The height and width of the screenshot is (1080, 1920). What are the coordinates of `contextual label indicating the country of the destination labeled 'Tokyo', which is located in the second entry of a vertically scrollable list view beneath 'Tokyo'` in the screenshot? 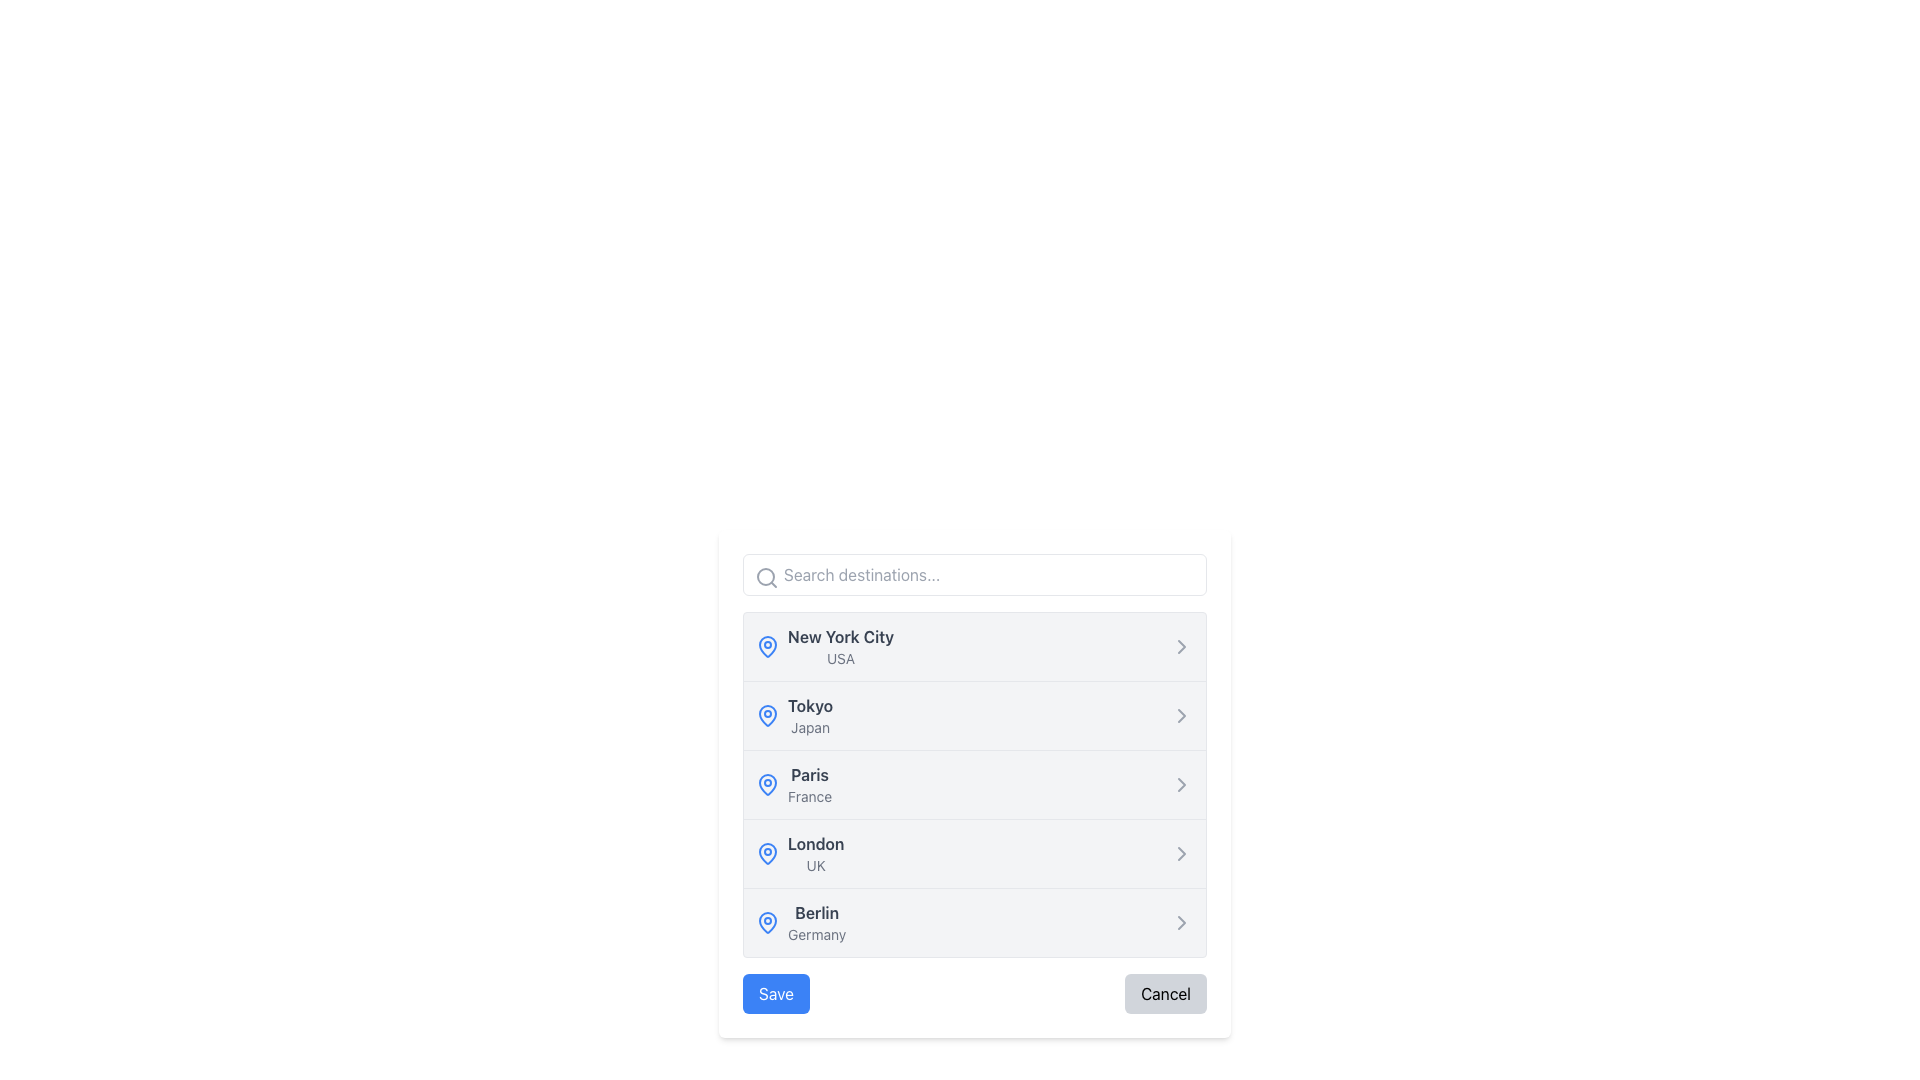 It's located at (810, 728).